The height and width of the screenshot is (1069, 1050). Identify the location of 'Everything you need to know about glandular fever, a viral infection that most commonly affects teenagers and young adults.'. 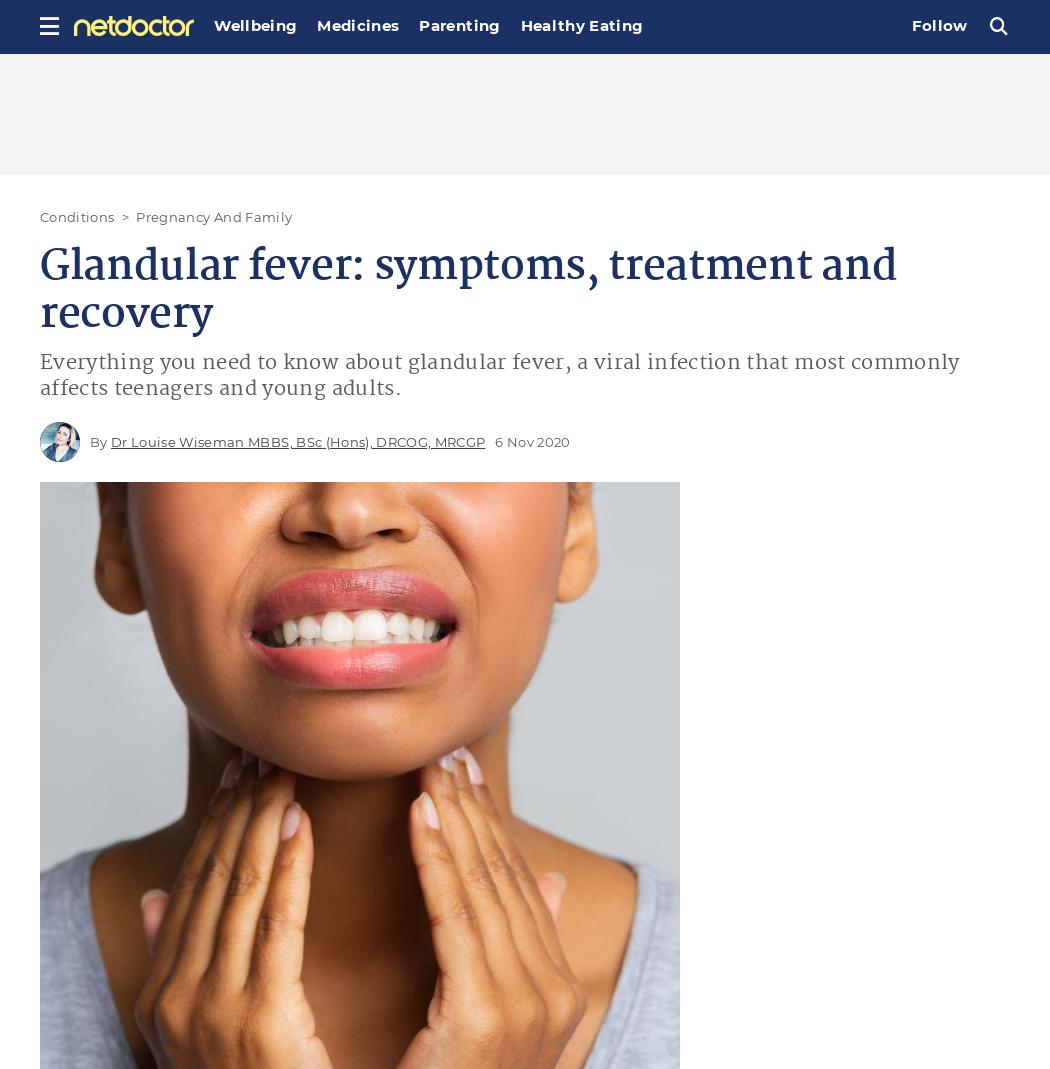
(498, 375).